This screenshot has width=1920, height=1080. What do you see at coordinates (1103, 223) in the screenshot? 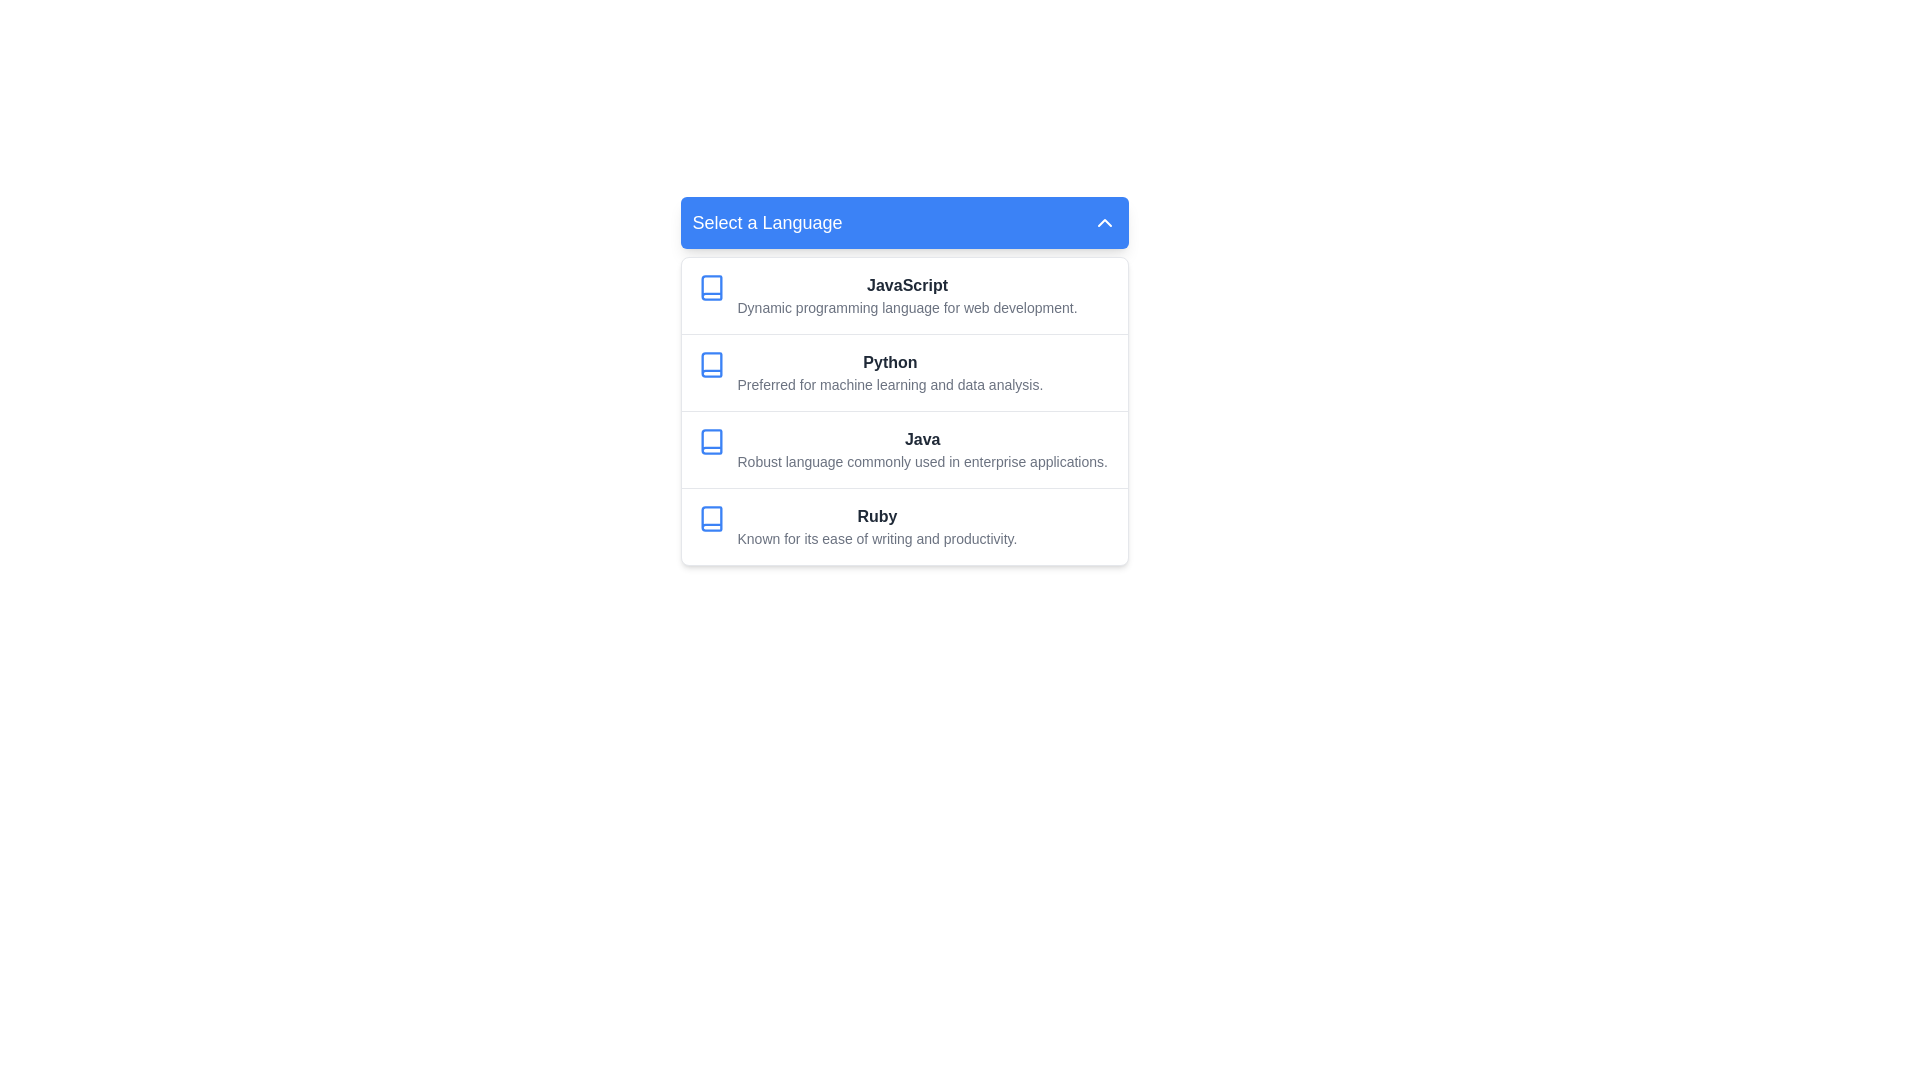
I see `the chevron icon located at the far right of the header bar titled 'Select a Language'` at bounding box center [1103, 223].